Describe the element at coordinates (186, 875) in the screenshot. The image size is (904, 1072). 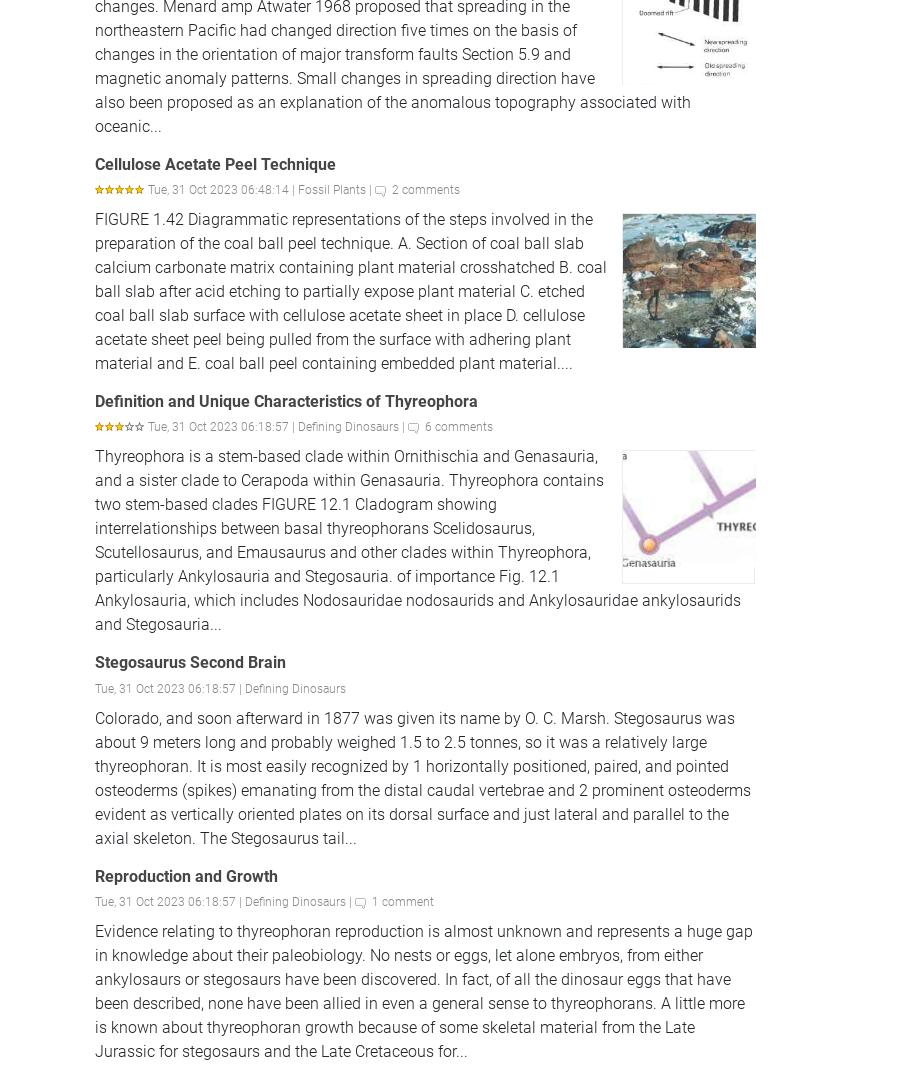
I see `'Reproduction and Growth'` at that location.